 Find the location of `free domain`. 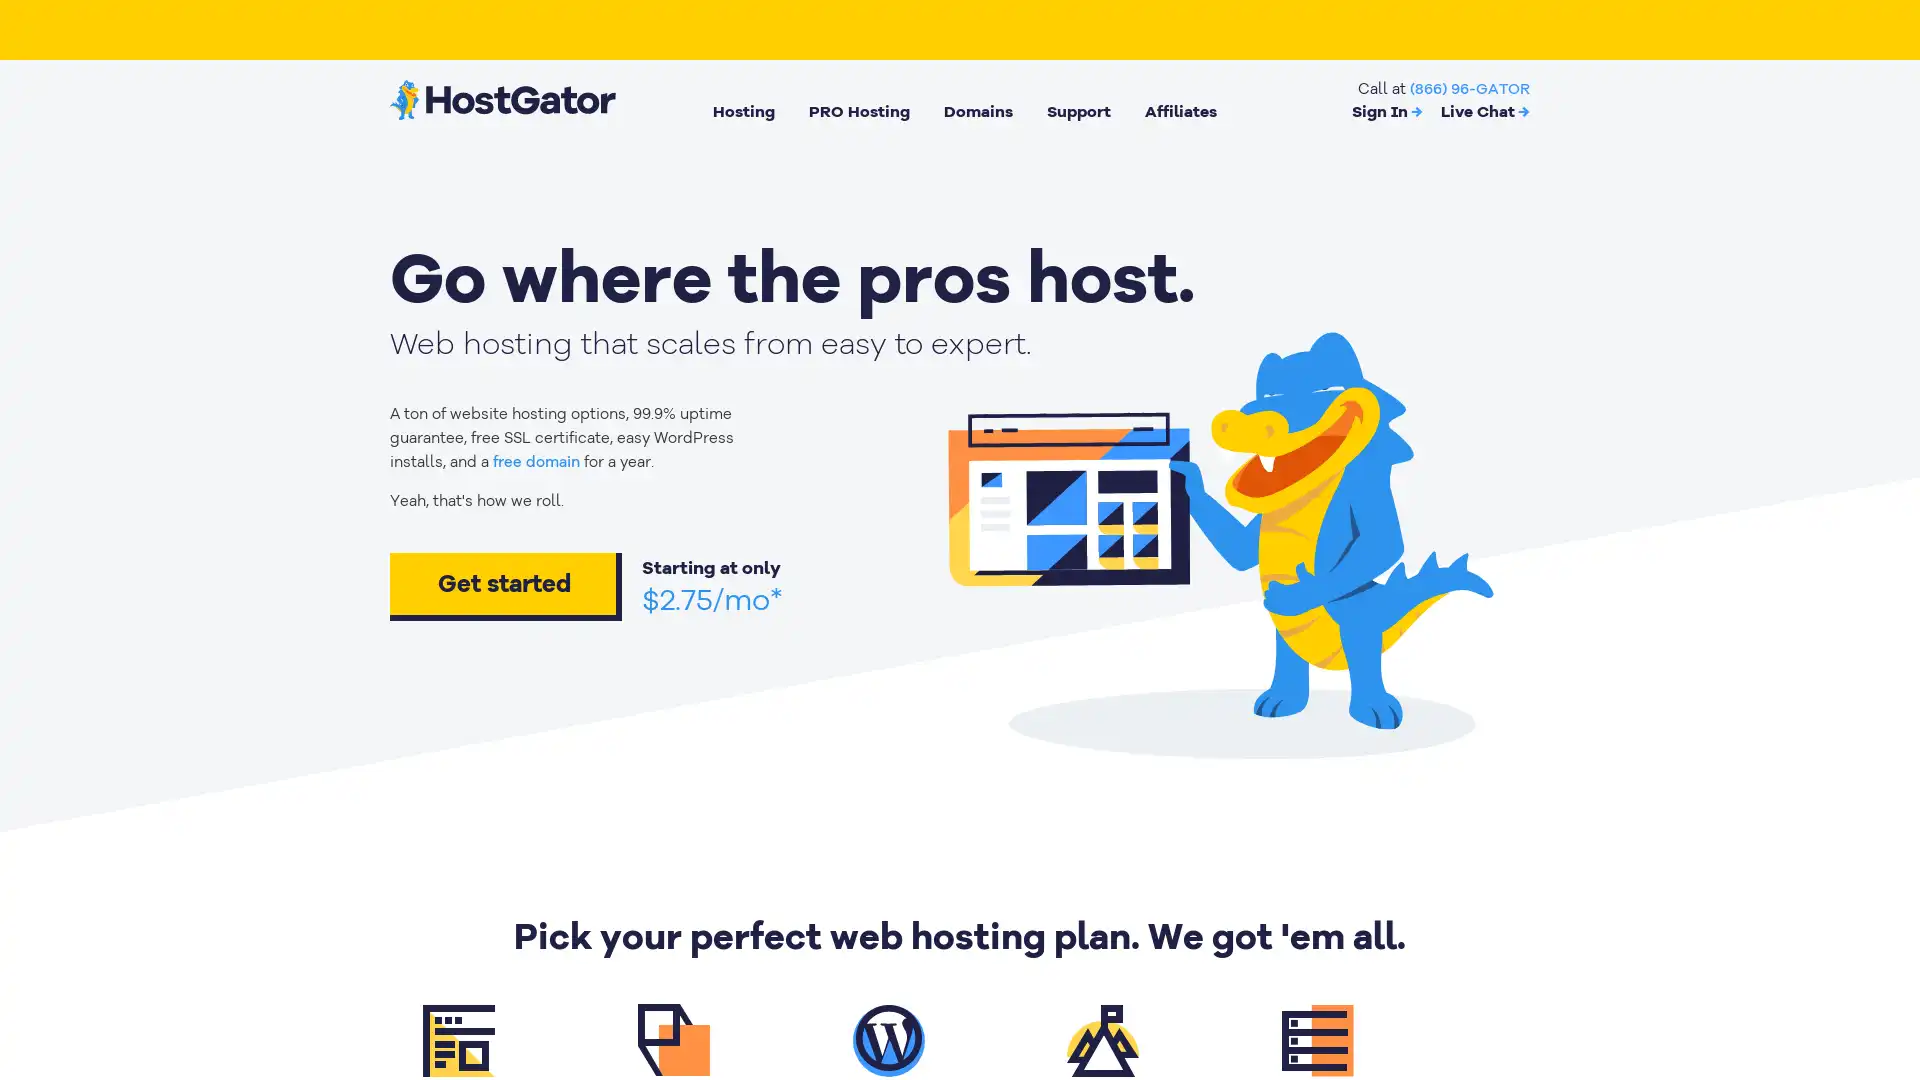

free domain is located at coordinates (536, 462).